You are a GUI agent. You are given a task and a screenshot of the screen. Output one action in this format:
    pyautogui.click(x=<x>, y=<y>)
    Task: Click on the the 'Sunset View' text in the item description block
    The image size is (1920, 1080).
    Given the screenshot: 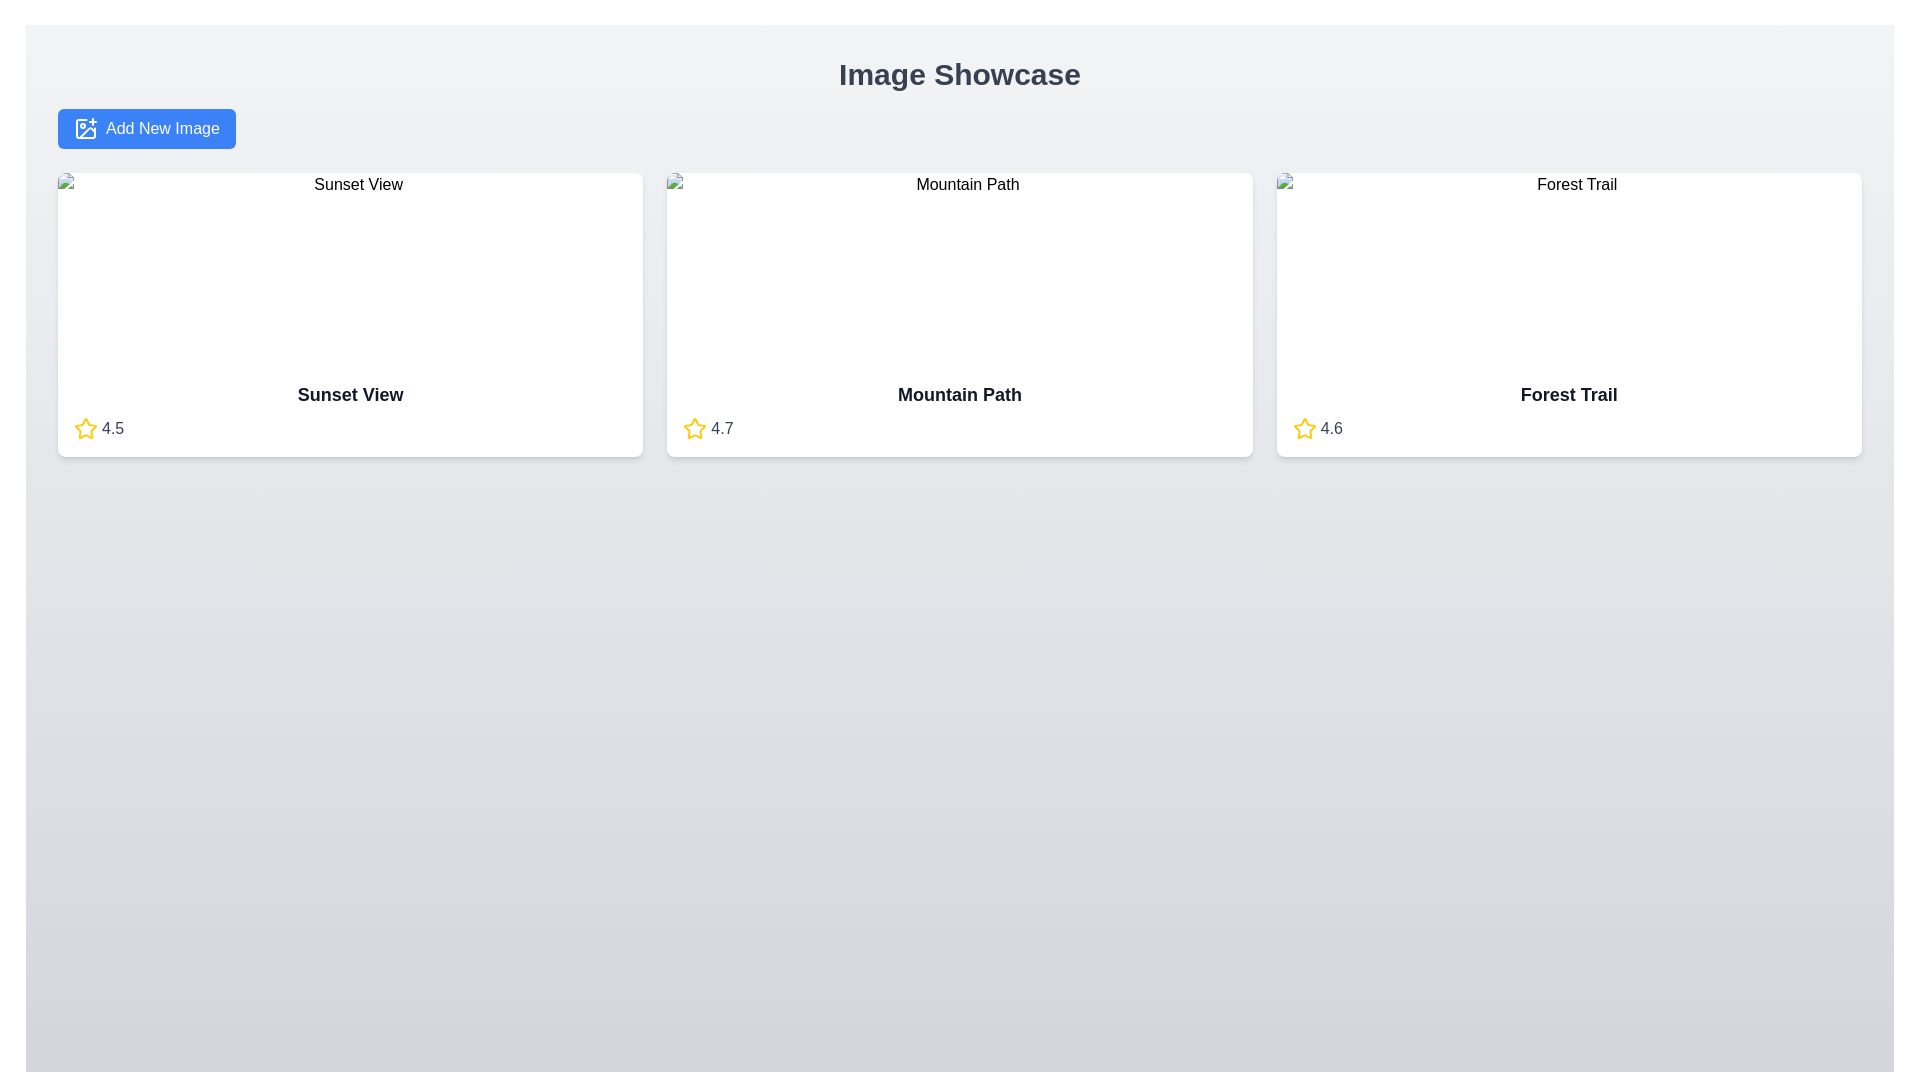 What is the action you would take?
    pyautogui.click(x=350, y=410)
    